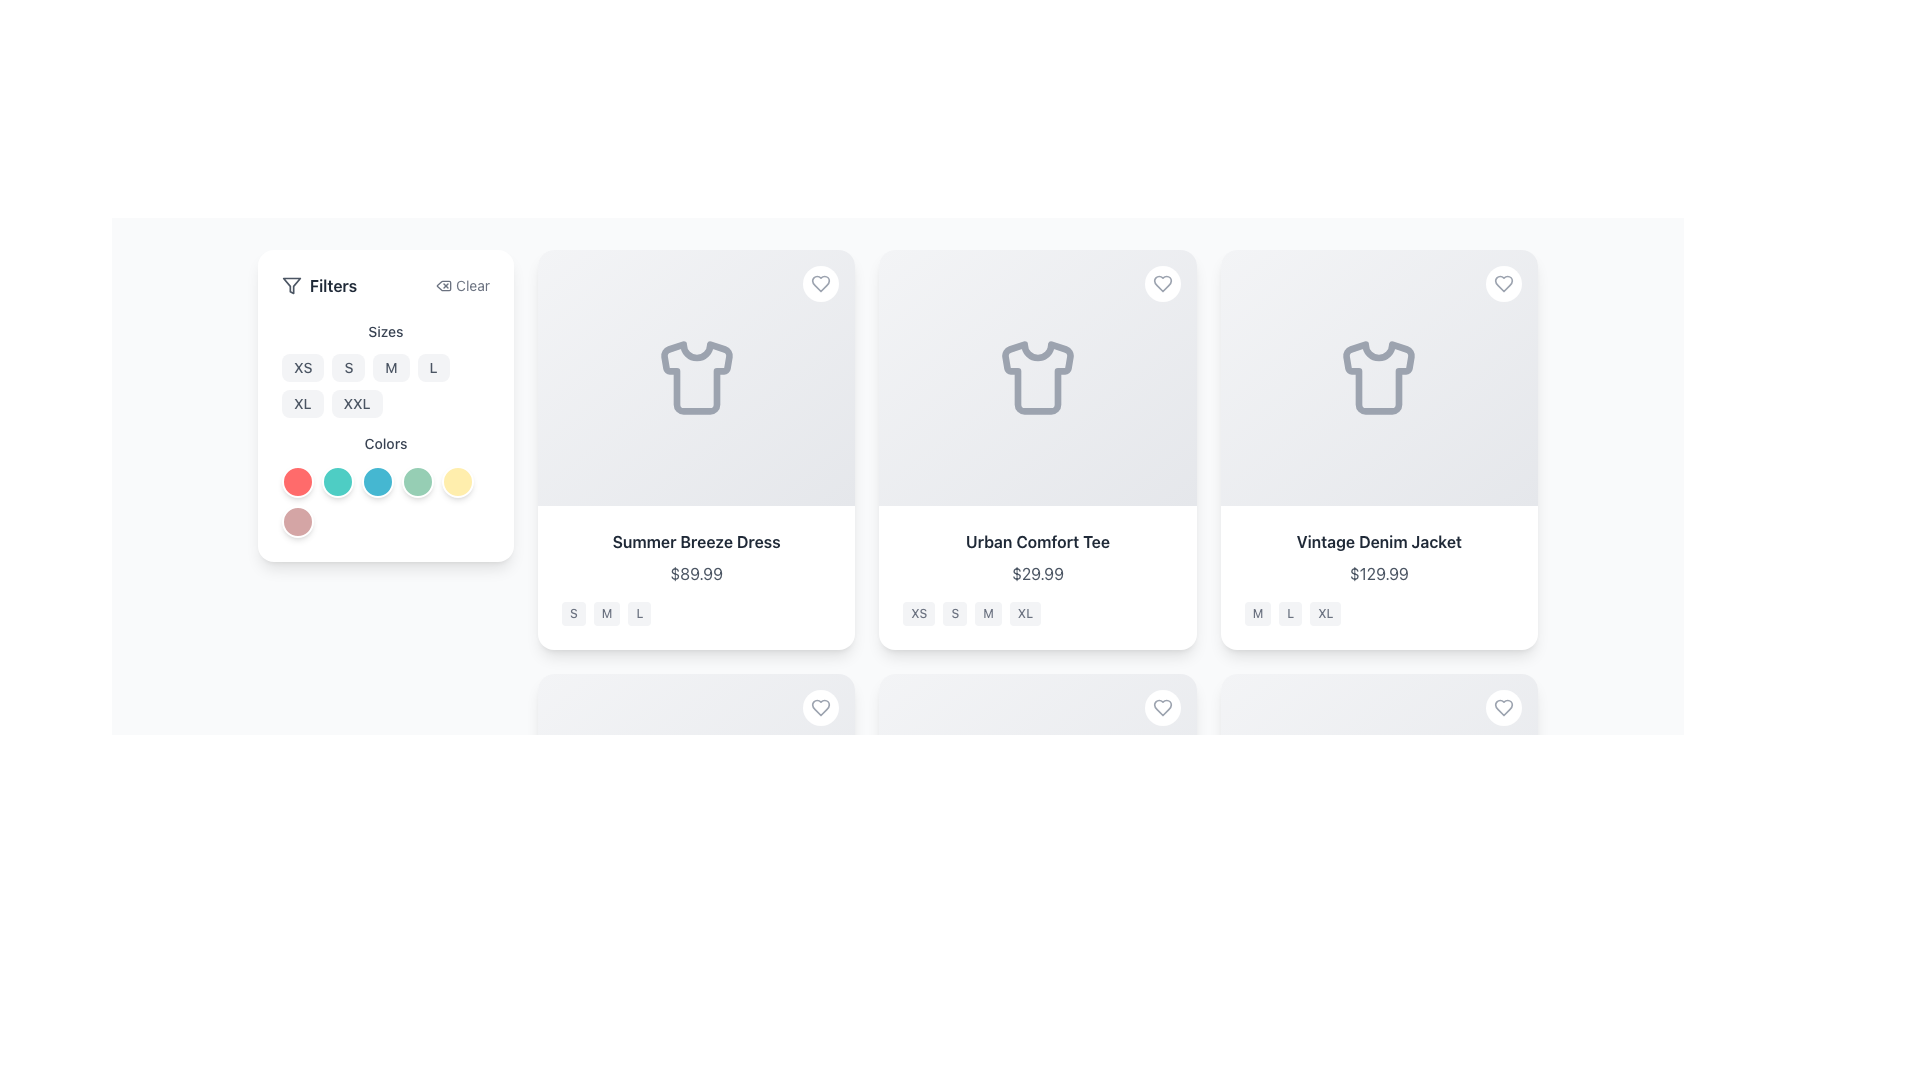 This screenshot has height=1080, width=1920. Describe the element at coordinates (291, 285) in the screenshot. I see `the small filter icon resembling an upside-down triangle with a line extending below it, located to the left of the text 'Filters' in the filter panel` at that location.